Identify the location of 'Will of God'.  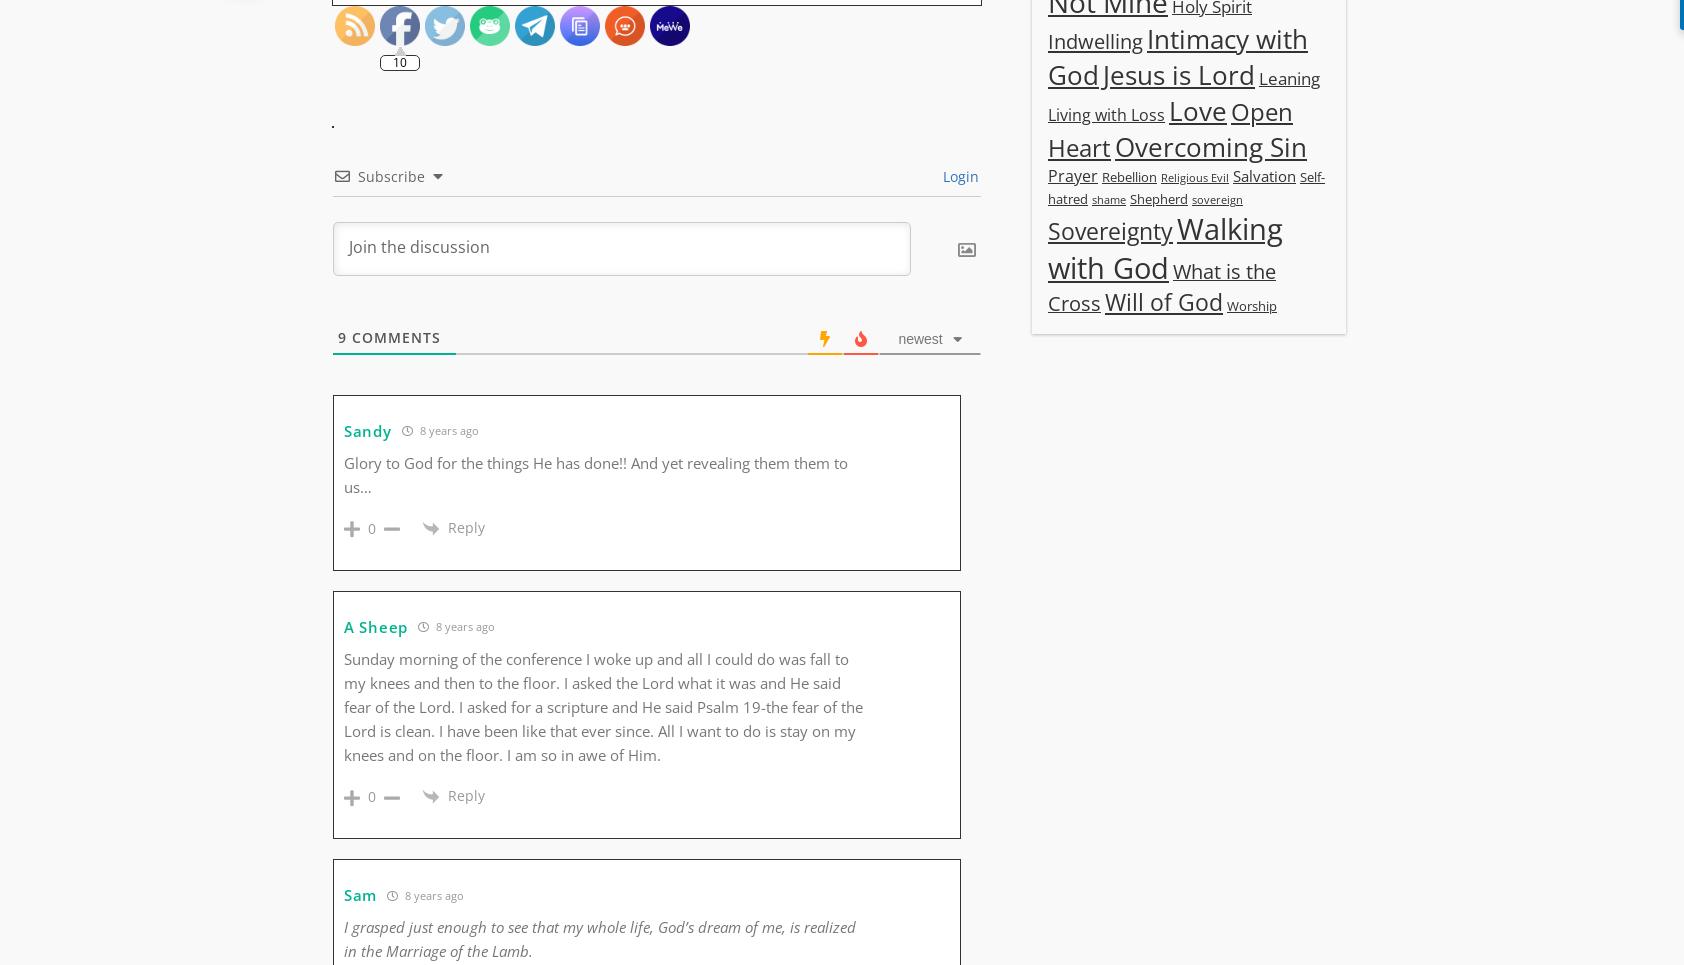
(1163, 300).